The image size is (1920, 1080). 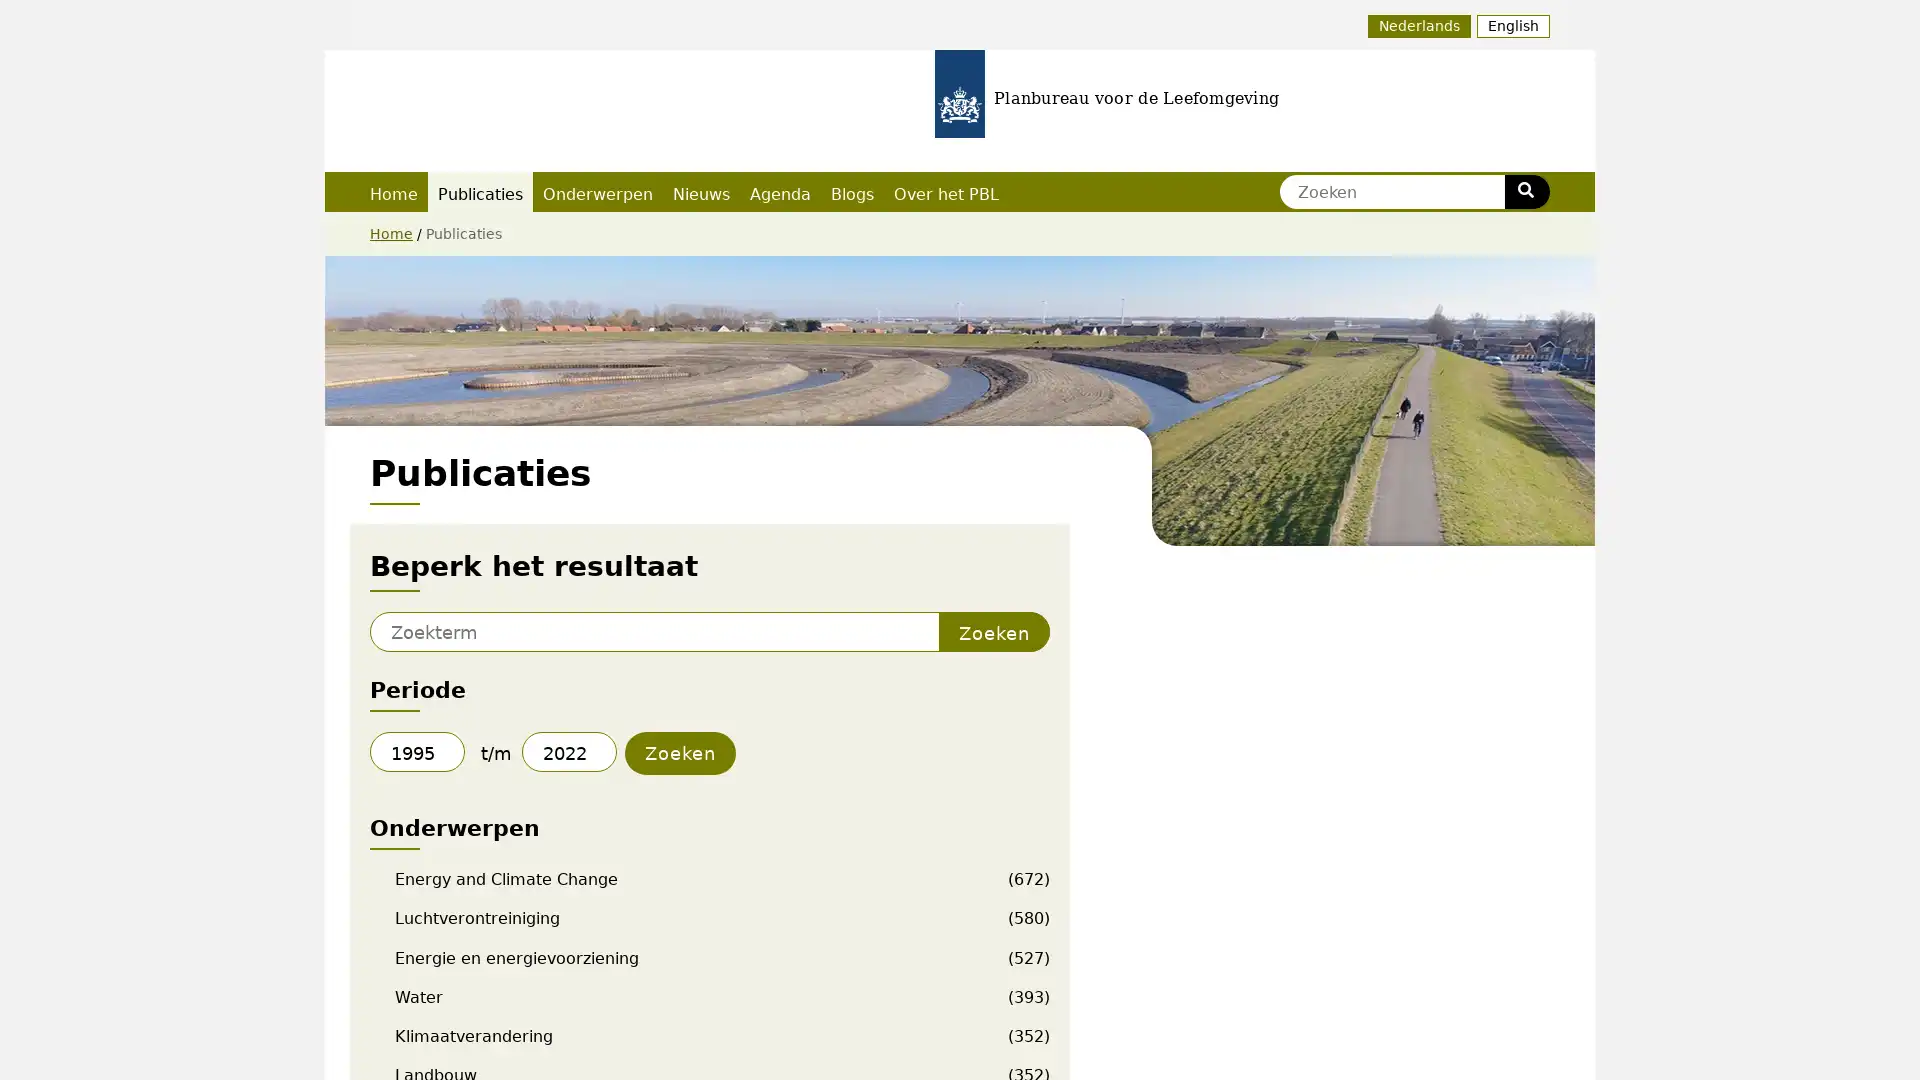 I want to click on Zoeken, so click(x=994, y=632).